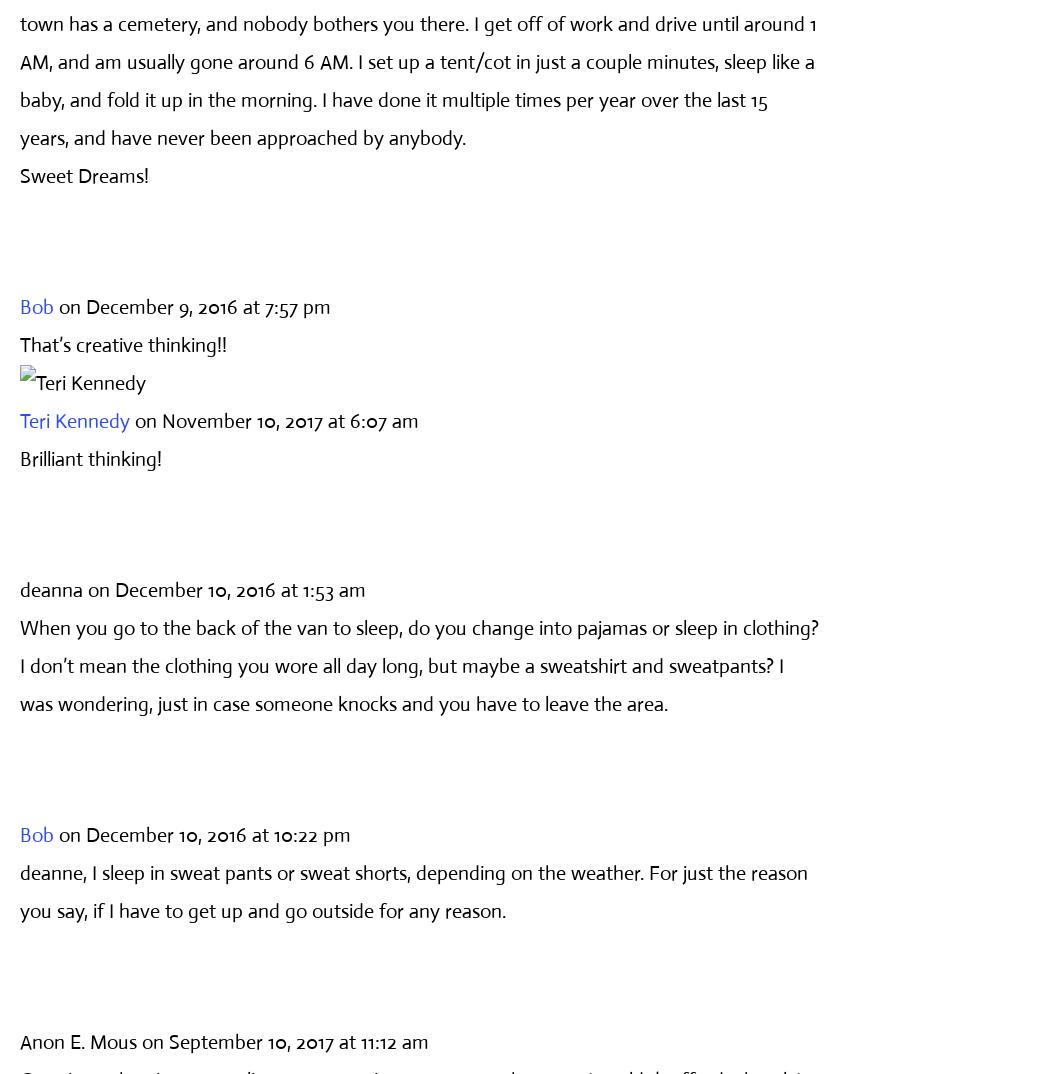 The width and height of the screenshot is (1050, 1074). What do you see at coordinates (19, 420) in the screenshot?
I see `'Teri Kennedy'` at bounding box center [19, 420].